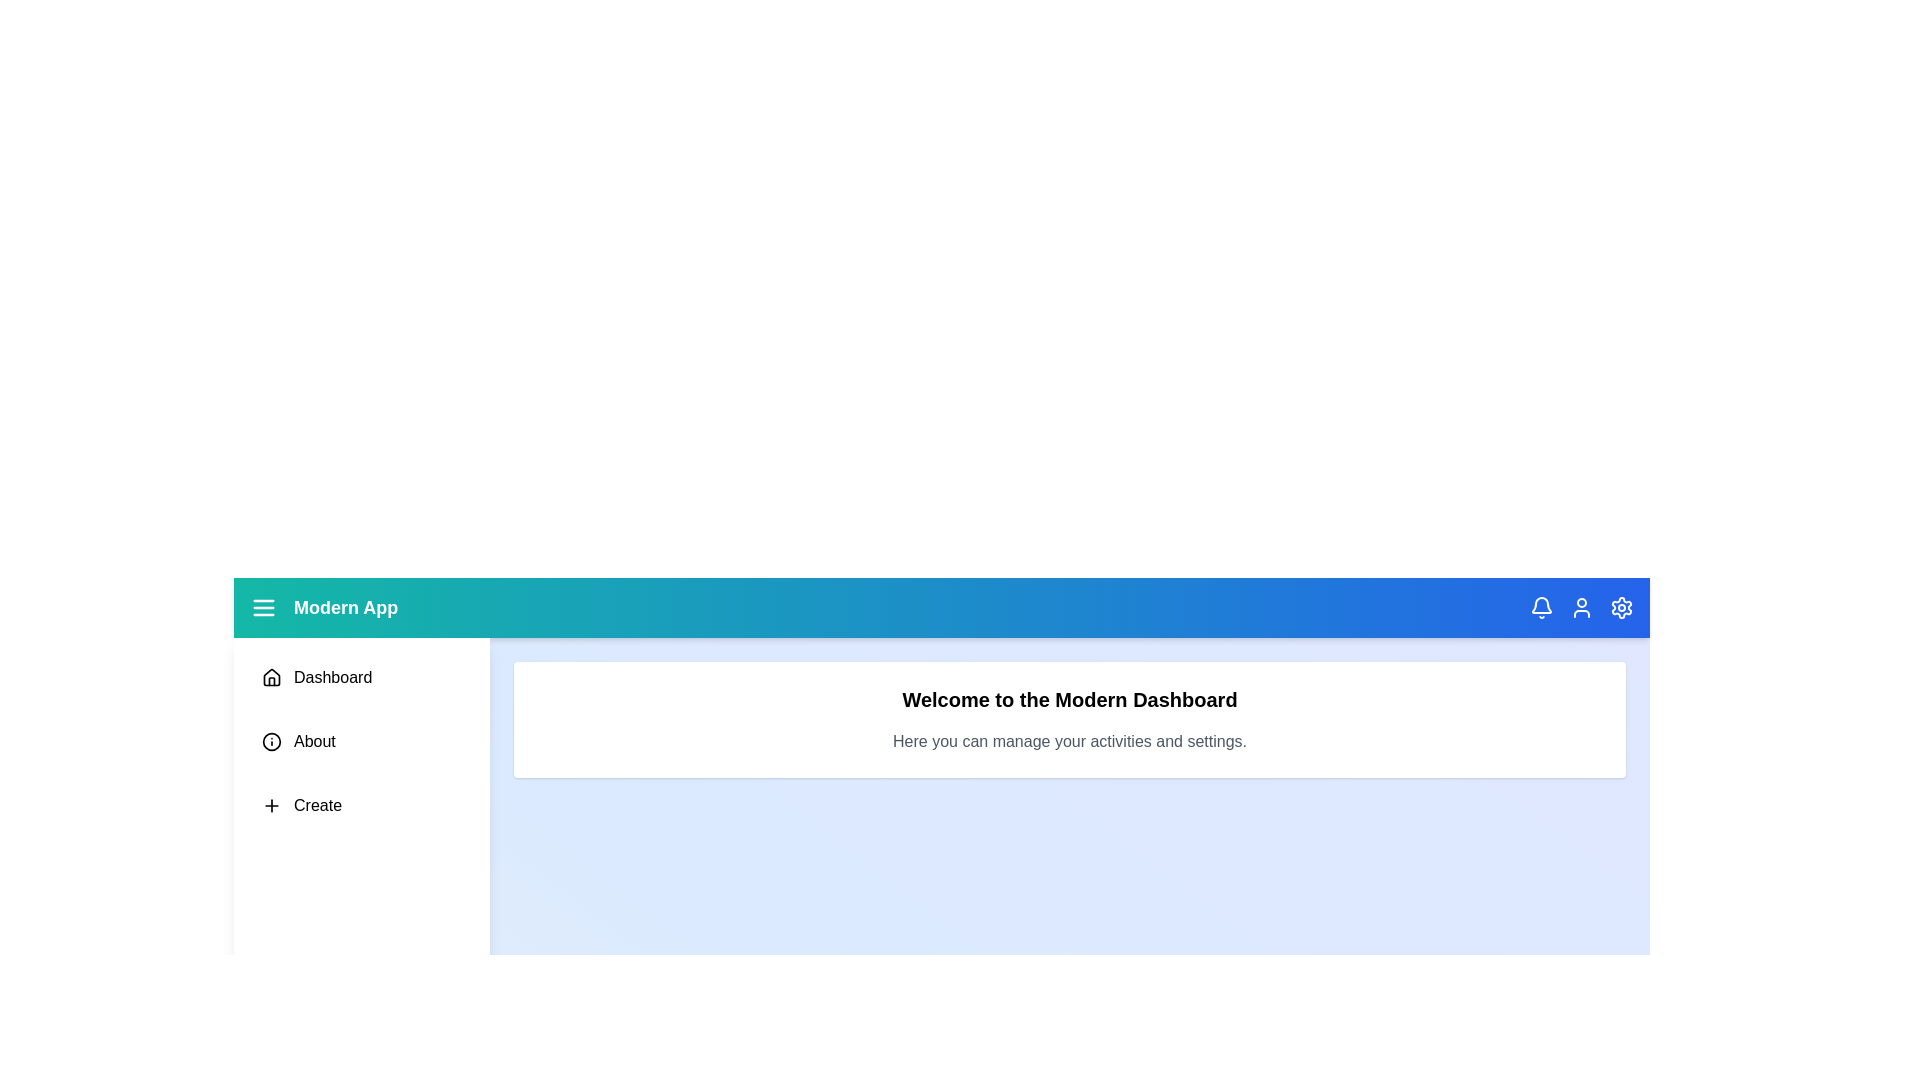 The height and width of the screenshot is (1080, 1920). Describe the element at coordinates (361, 741) in the screenshot. I see `the menu item About from the sidebar` at that location.